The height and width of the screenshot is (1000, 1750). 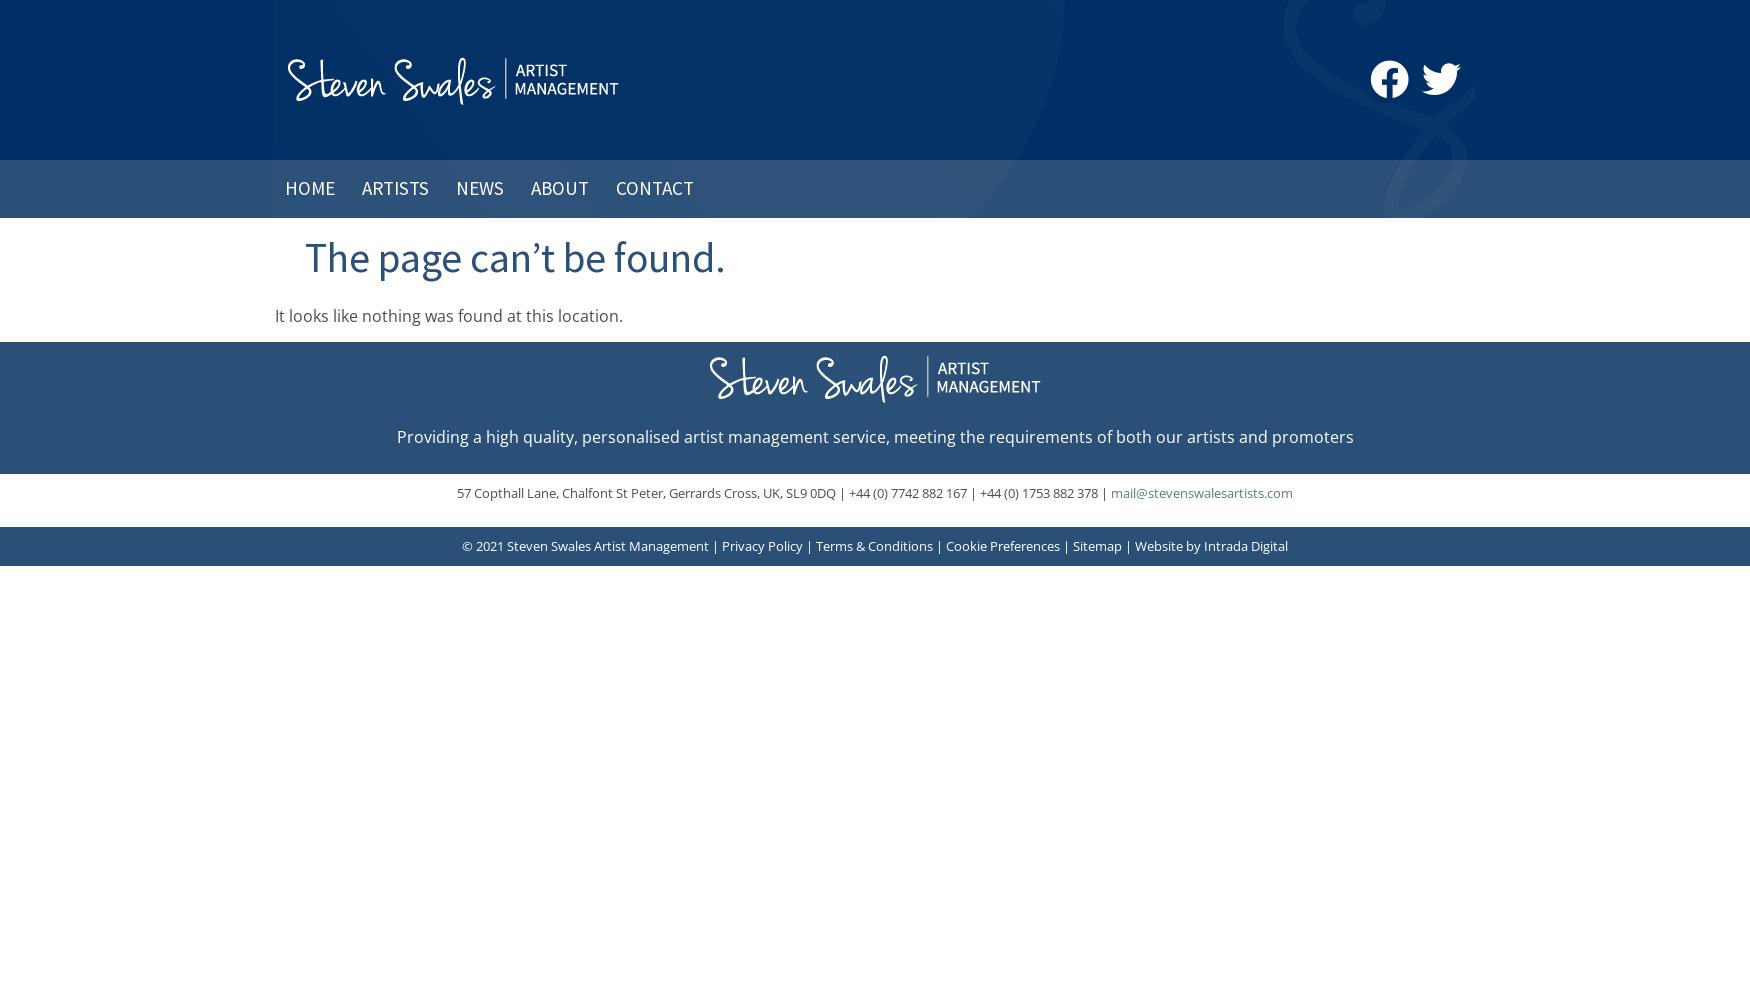 What do you see at coordinates (592, 546) in the screenshot?
I see `'© 2021 Steven Swales Artist Management |'` at bounding box center [592, 546].